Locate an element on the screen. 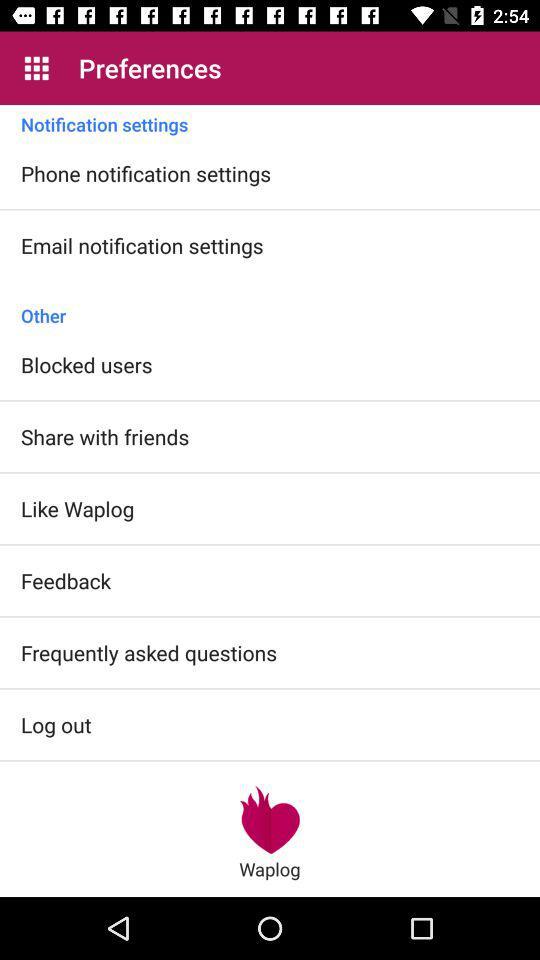 Image resolution: width=540 pixels, height=960 pixels. icon below frequently asked questions icon is located at coordinates (56, 723).